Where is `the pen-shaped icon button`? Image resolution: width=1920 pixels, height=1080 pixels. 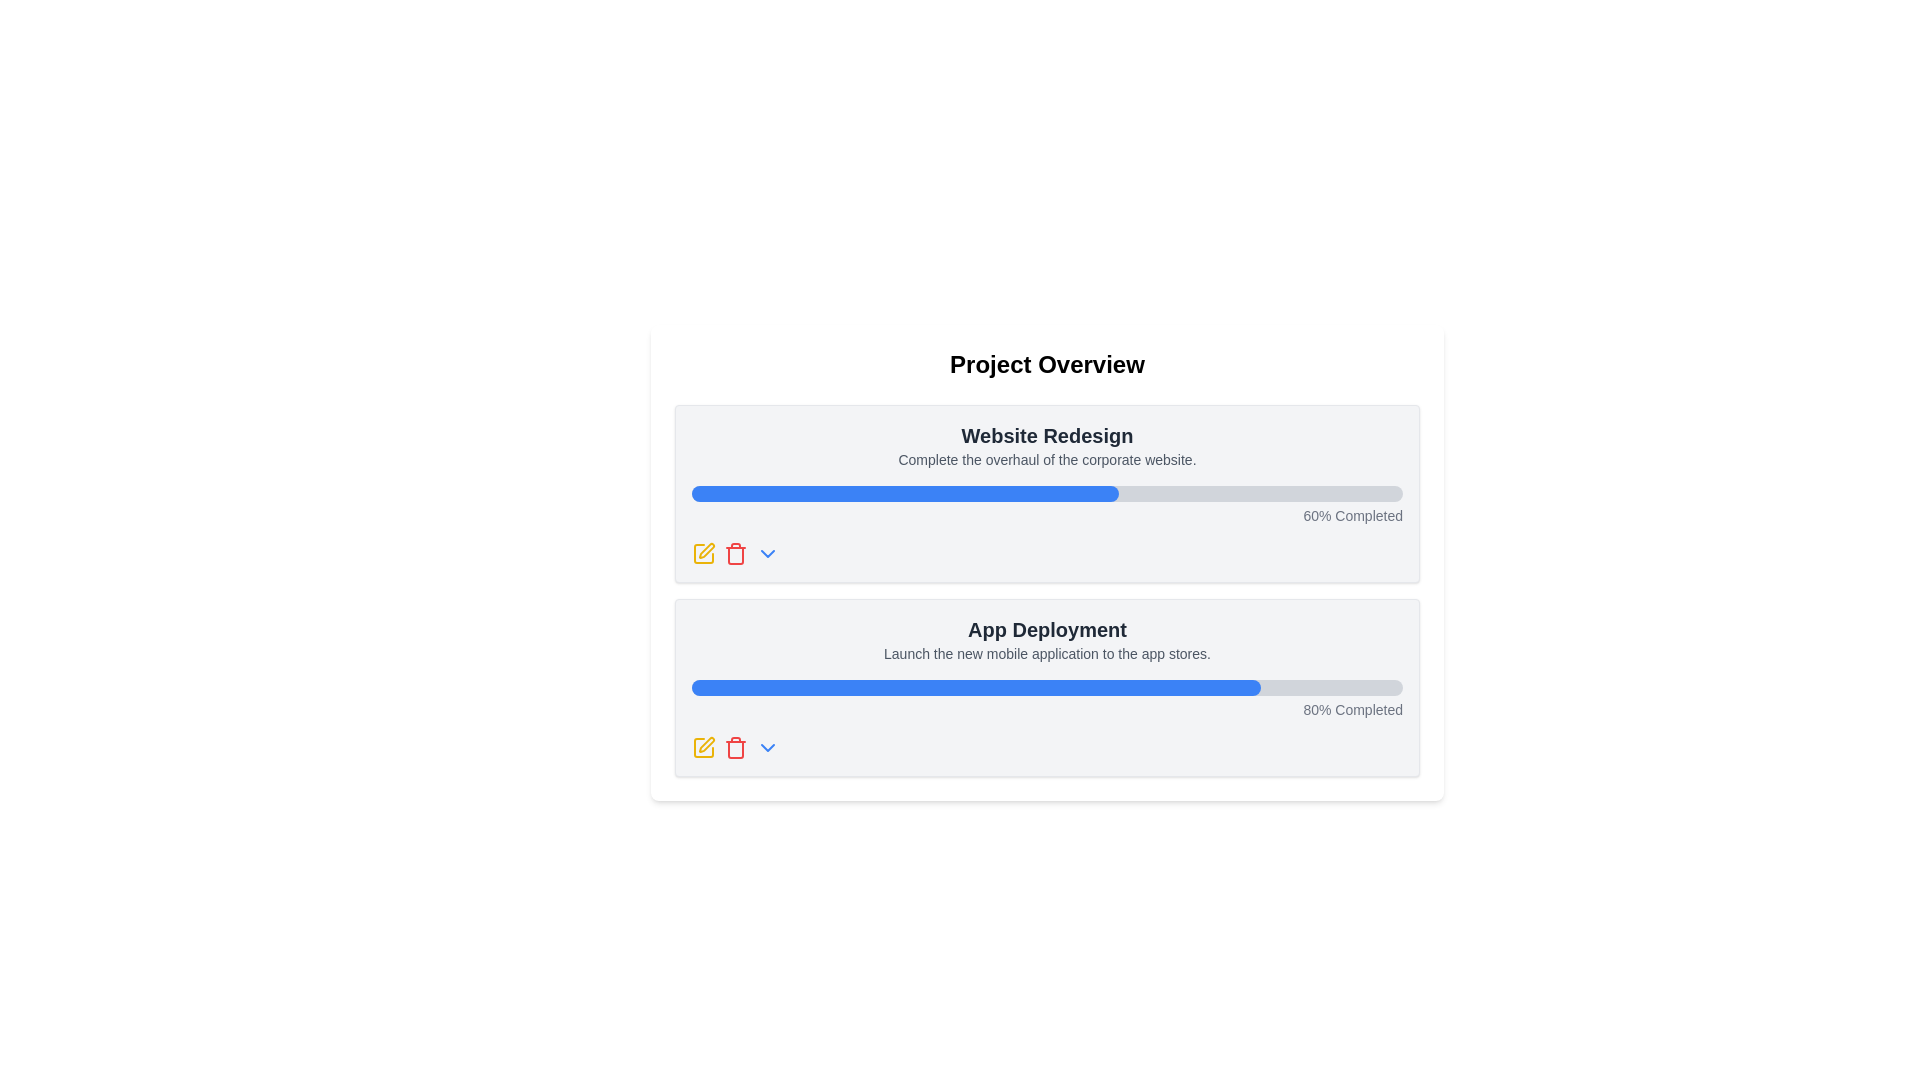 the pen-shaped icon button is located at coordinates (705, 744).